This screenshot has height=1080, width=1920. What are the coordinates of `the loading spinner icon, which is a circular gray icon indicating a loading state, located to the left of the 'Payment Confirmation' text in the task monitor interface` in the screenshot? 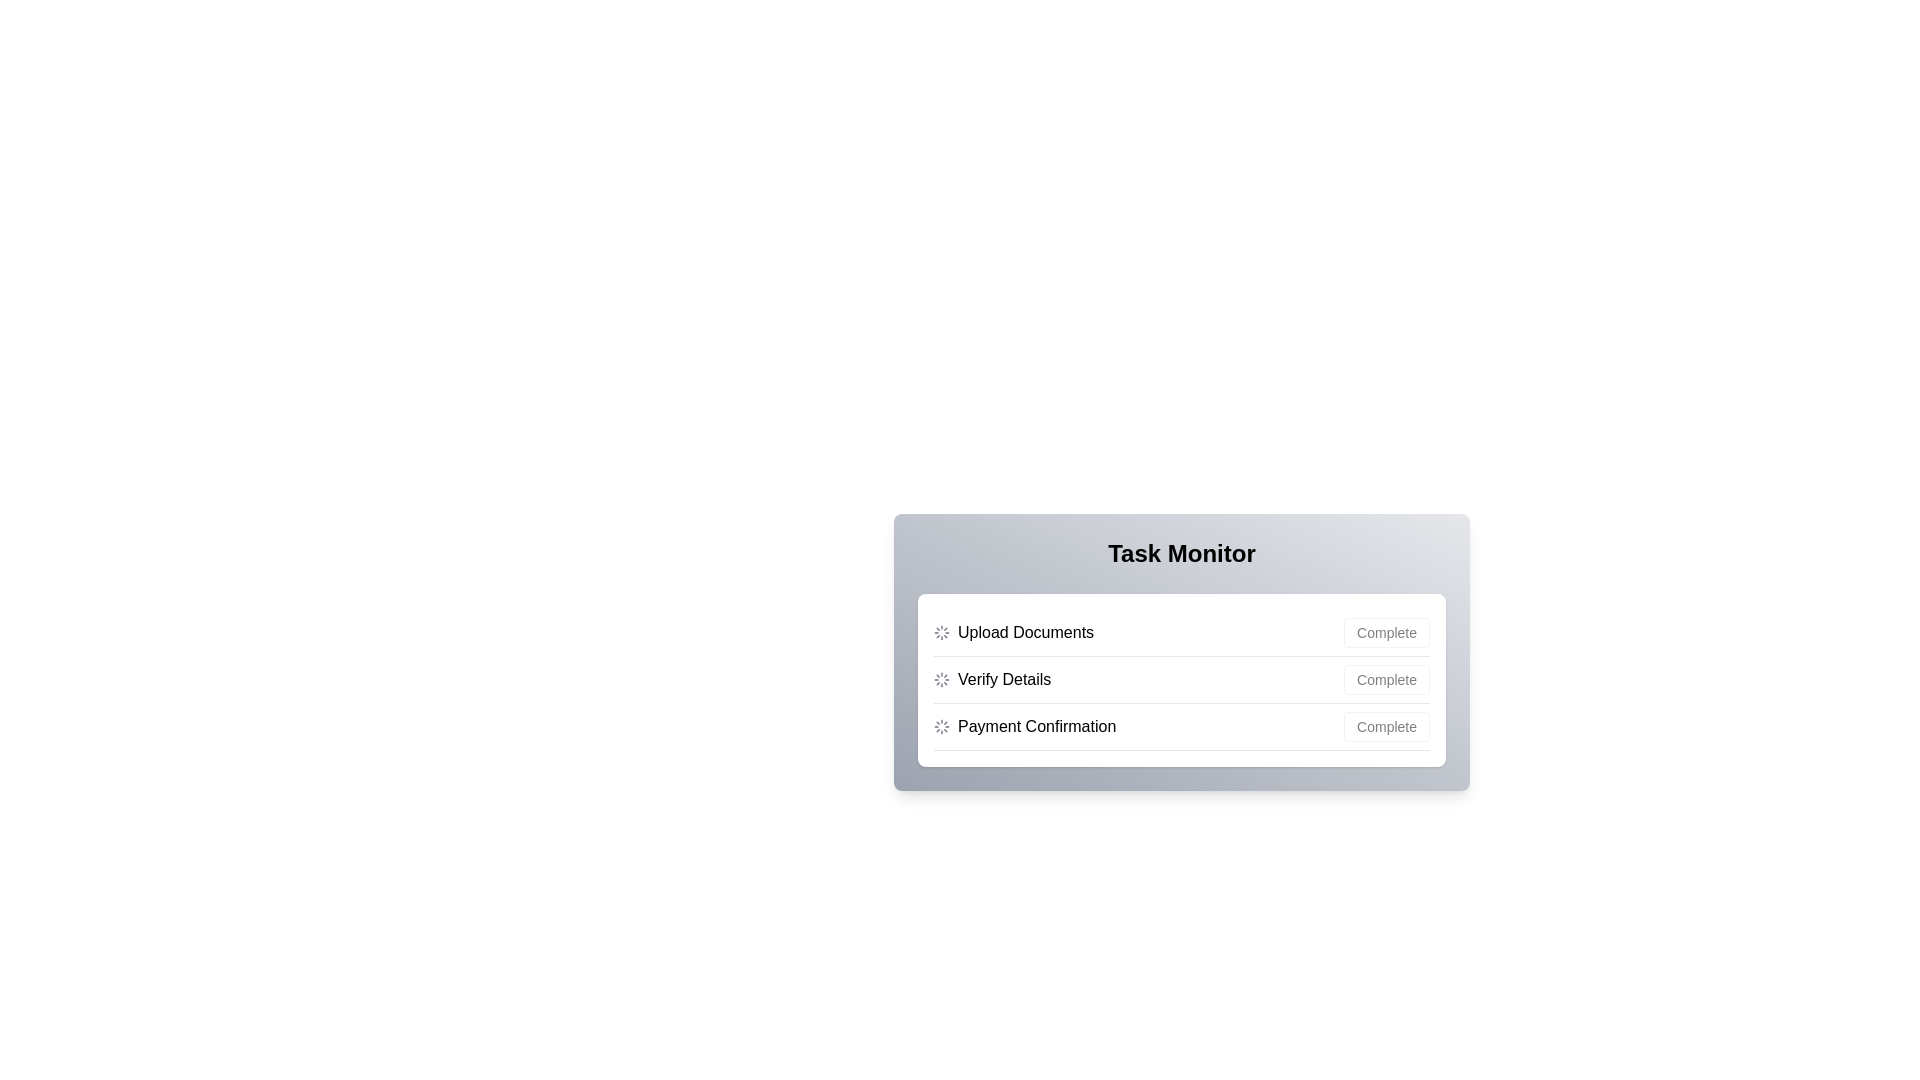 It's located at (940, 726).